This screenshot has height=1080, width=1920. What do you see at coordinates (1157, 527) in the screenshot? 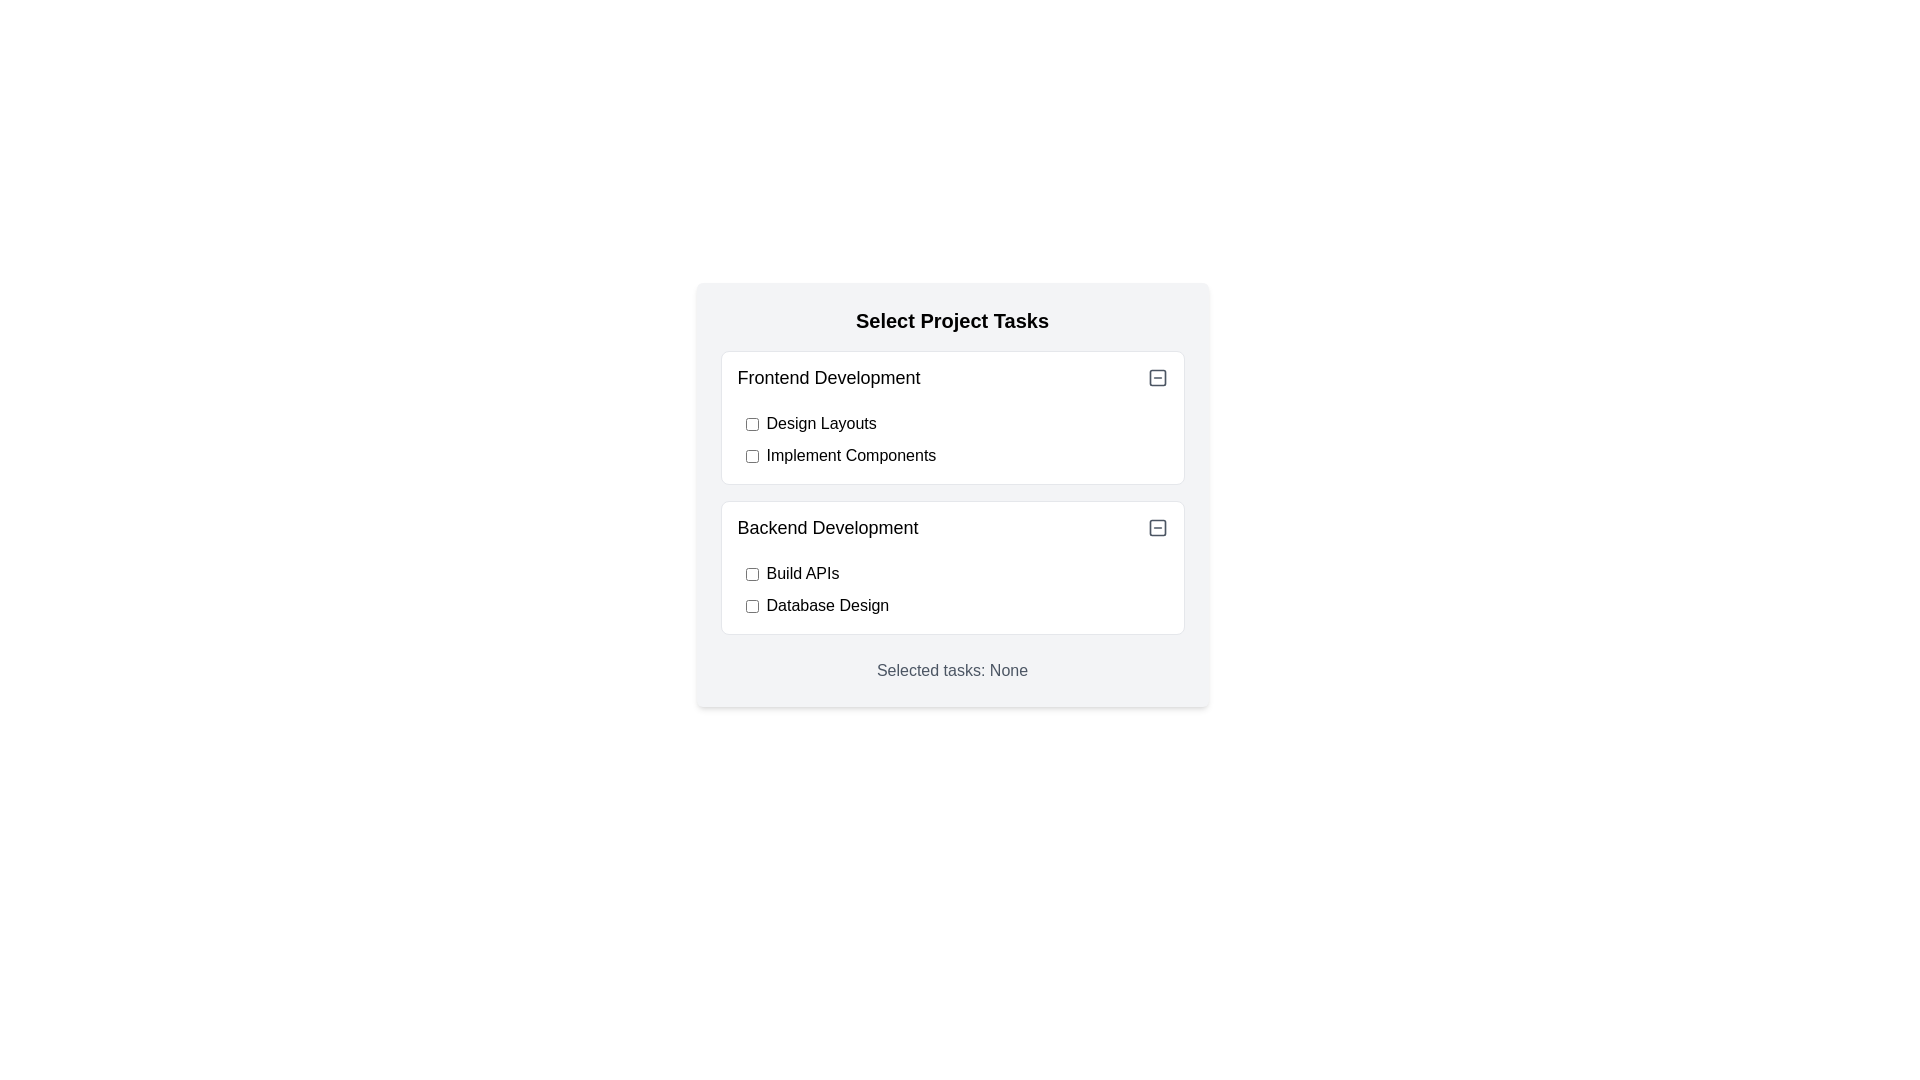
I see `the icon button resembling a square with a centered horizontal line, located next to the 'Backend Development' title` at bounding box center [1157, 527].